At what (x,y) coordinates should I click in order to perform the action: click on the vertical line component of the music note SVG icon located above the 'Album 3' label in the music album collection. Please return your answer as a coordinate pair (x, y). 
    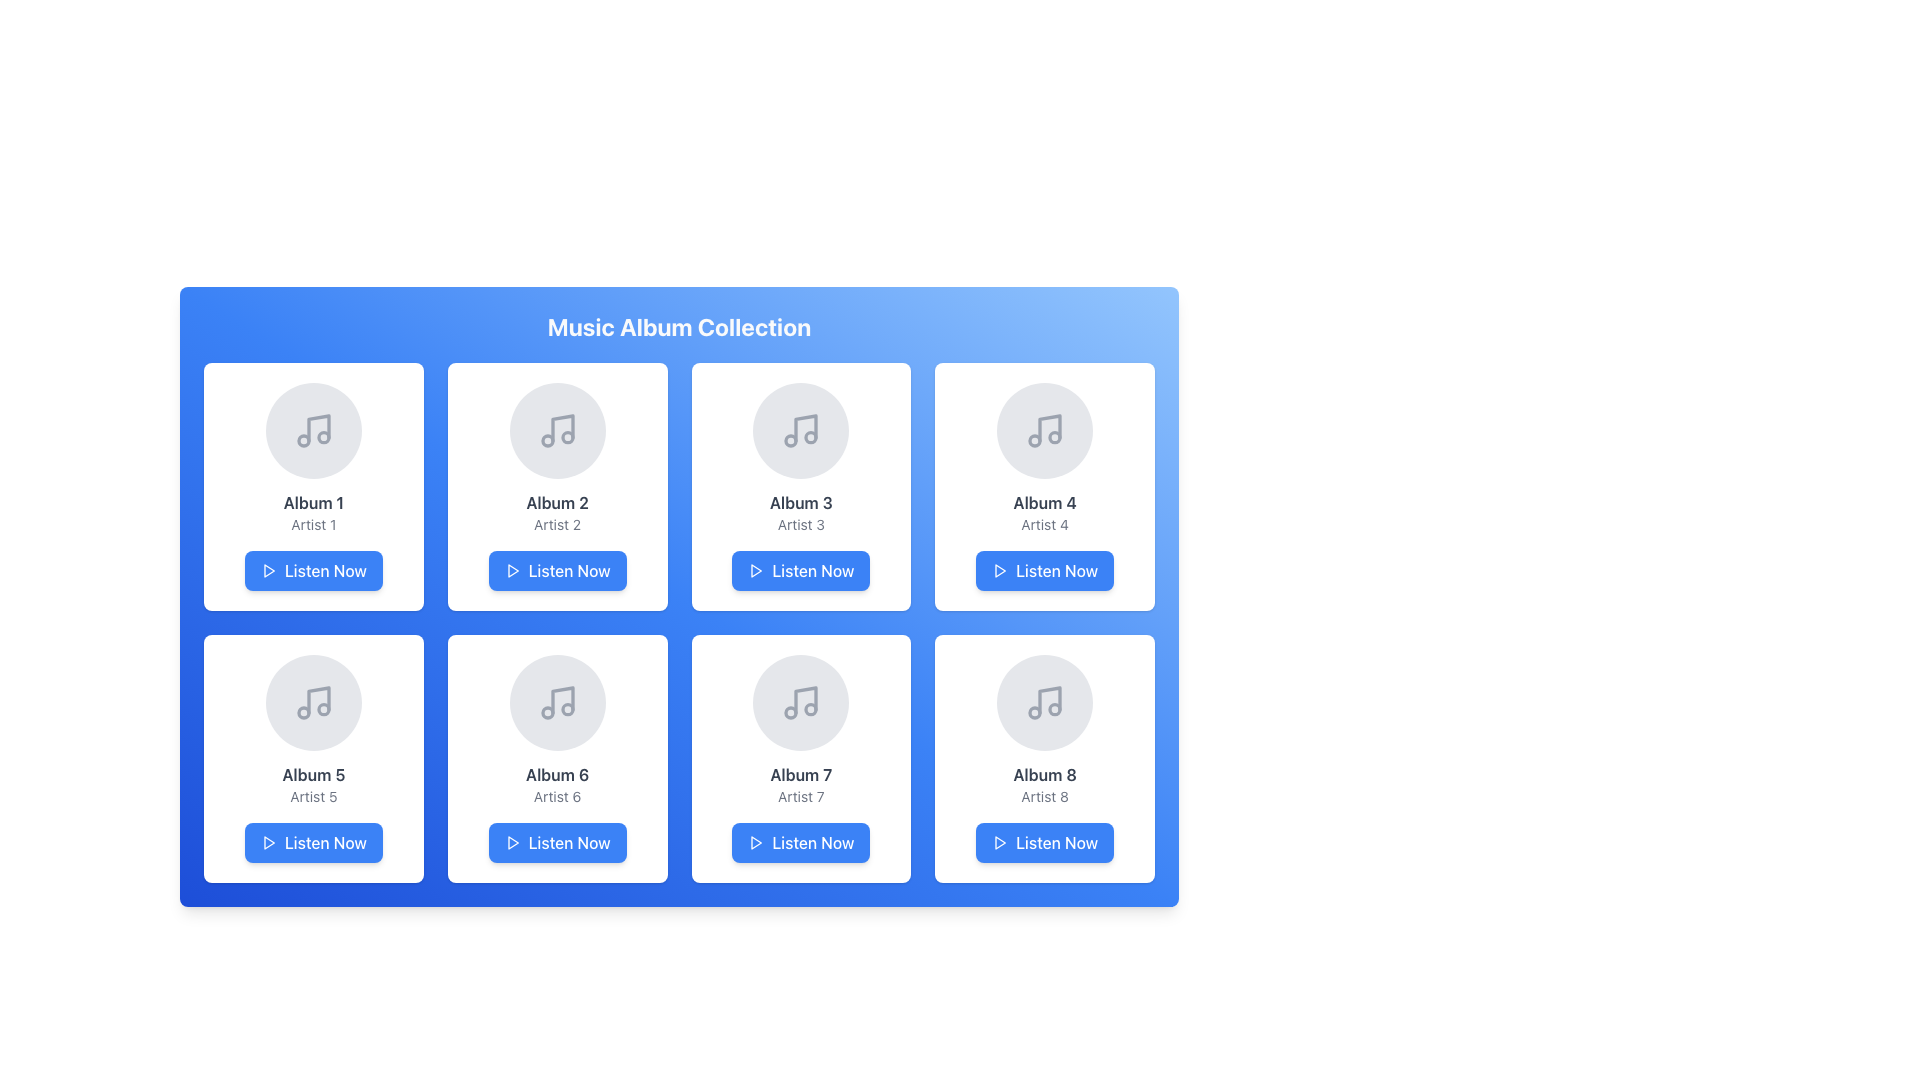
    Looking at the image, I should click on (806, 427).